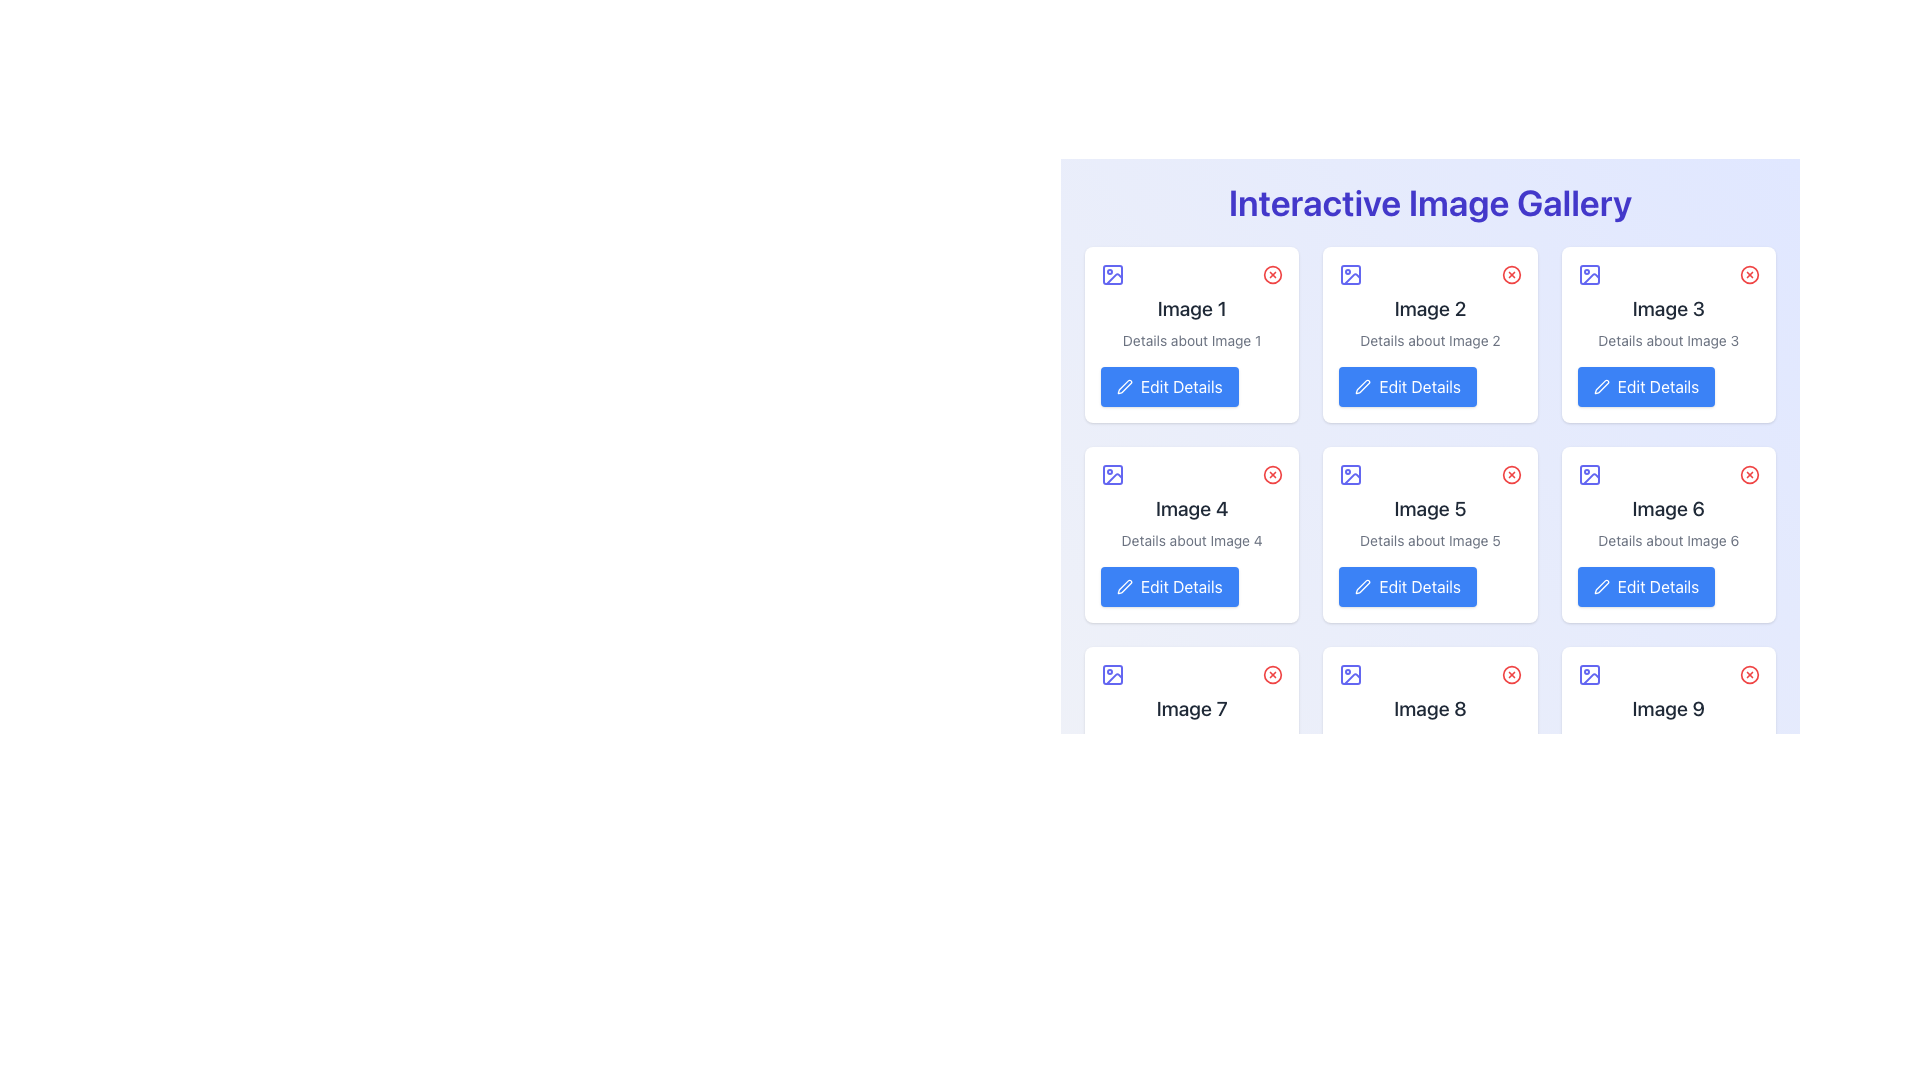  I want to click on the delete button located in the top-right corner of the 'Image 5' card, so click(1511, 474).